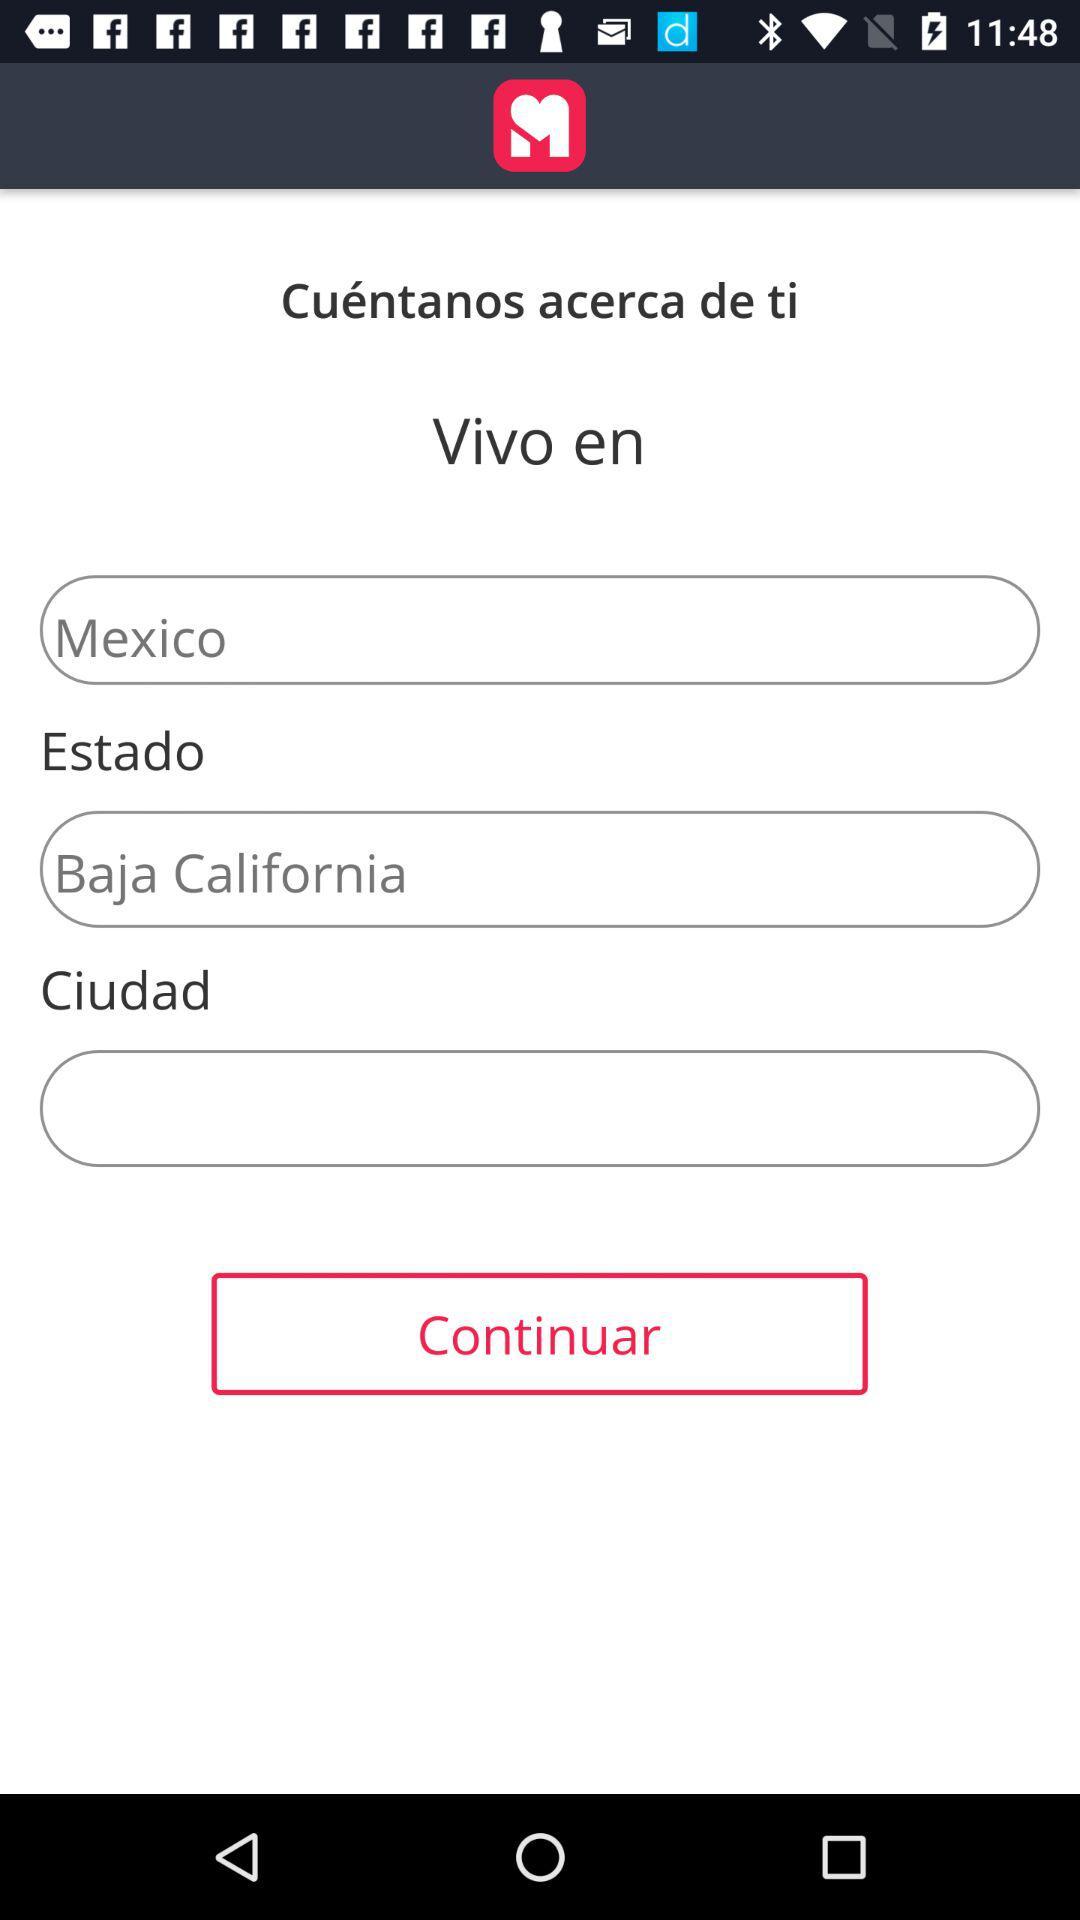 Image resolution: width=1080 pixels, height=1920 pixels. I want to click on the continuar item, so click(538, 1333).